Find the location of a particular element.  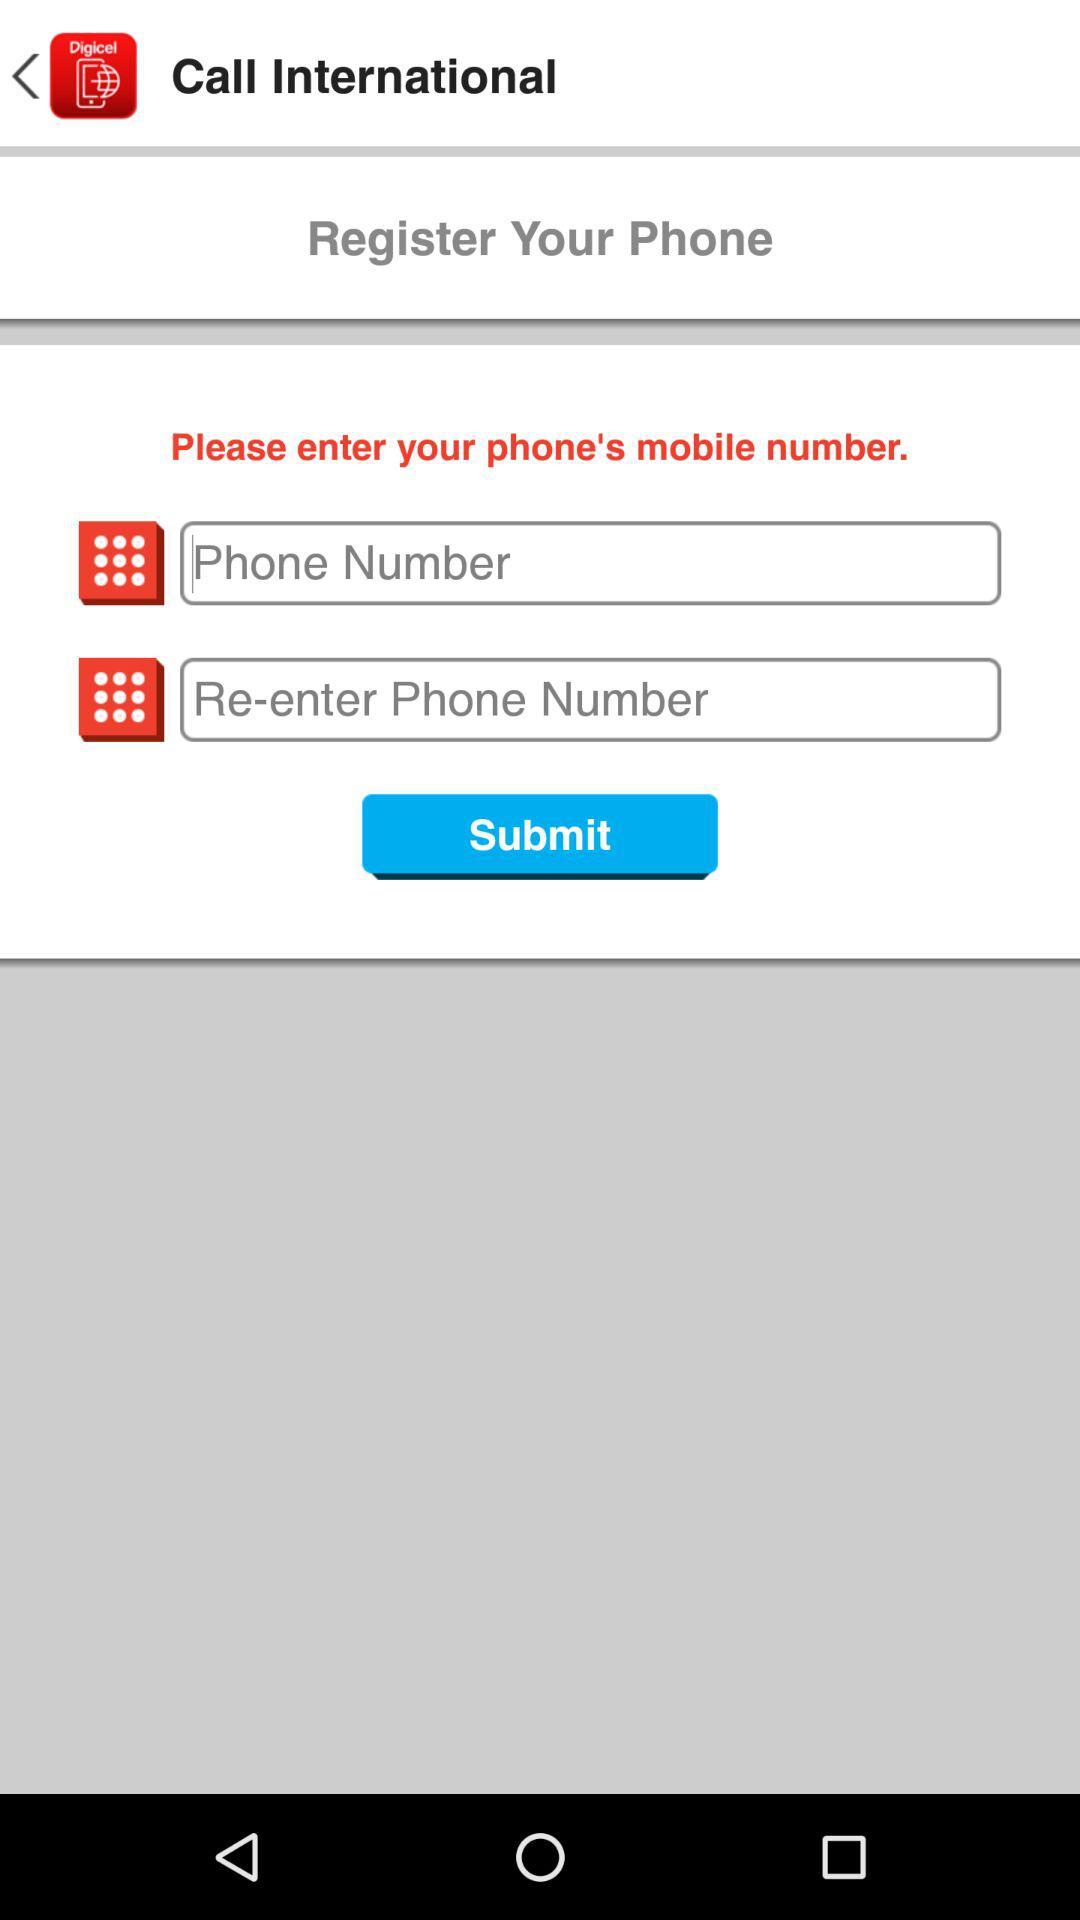

field to re-enter phone number is located at coordinates (589, 699).